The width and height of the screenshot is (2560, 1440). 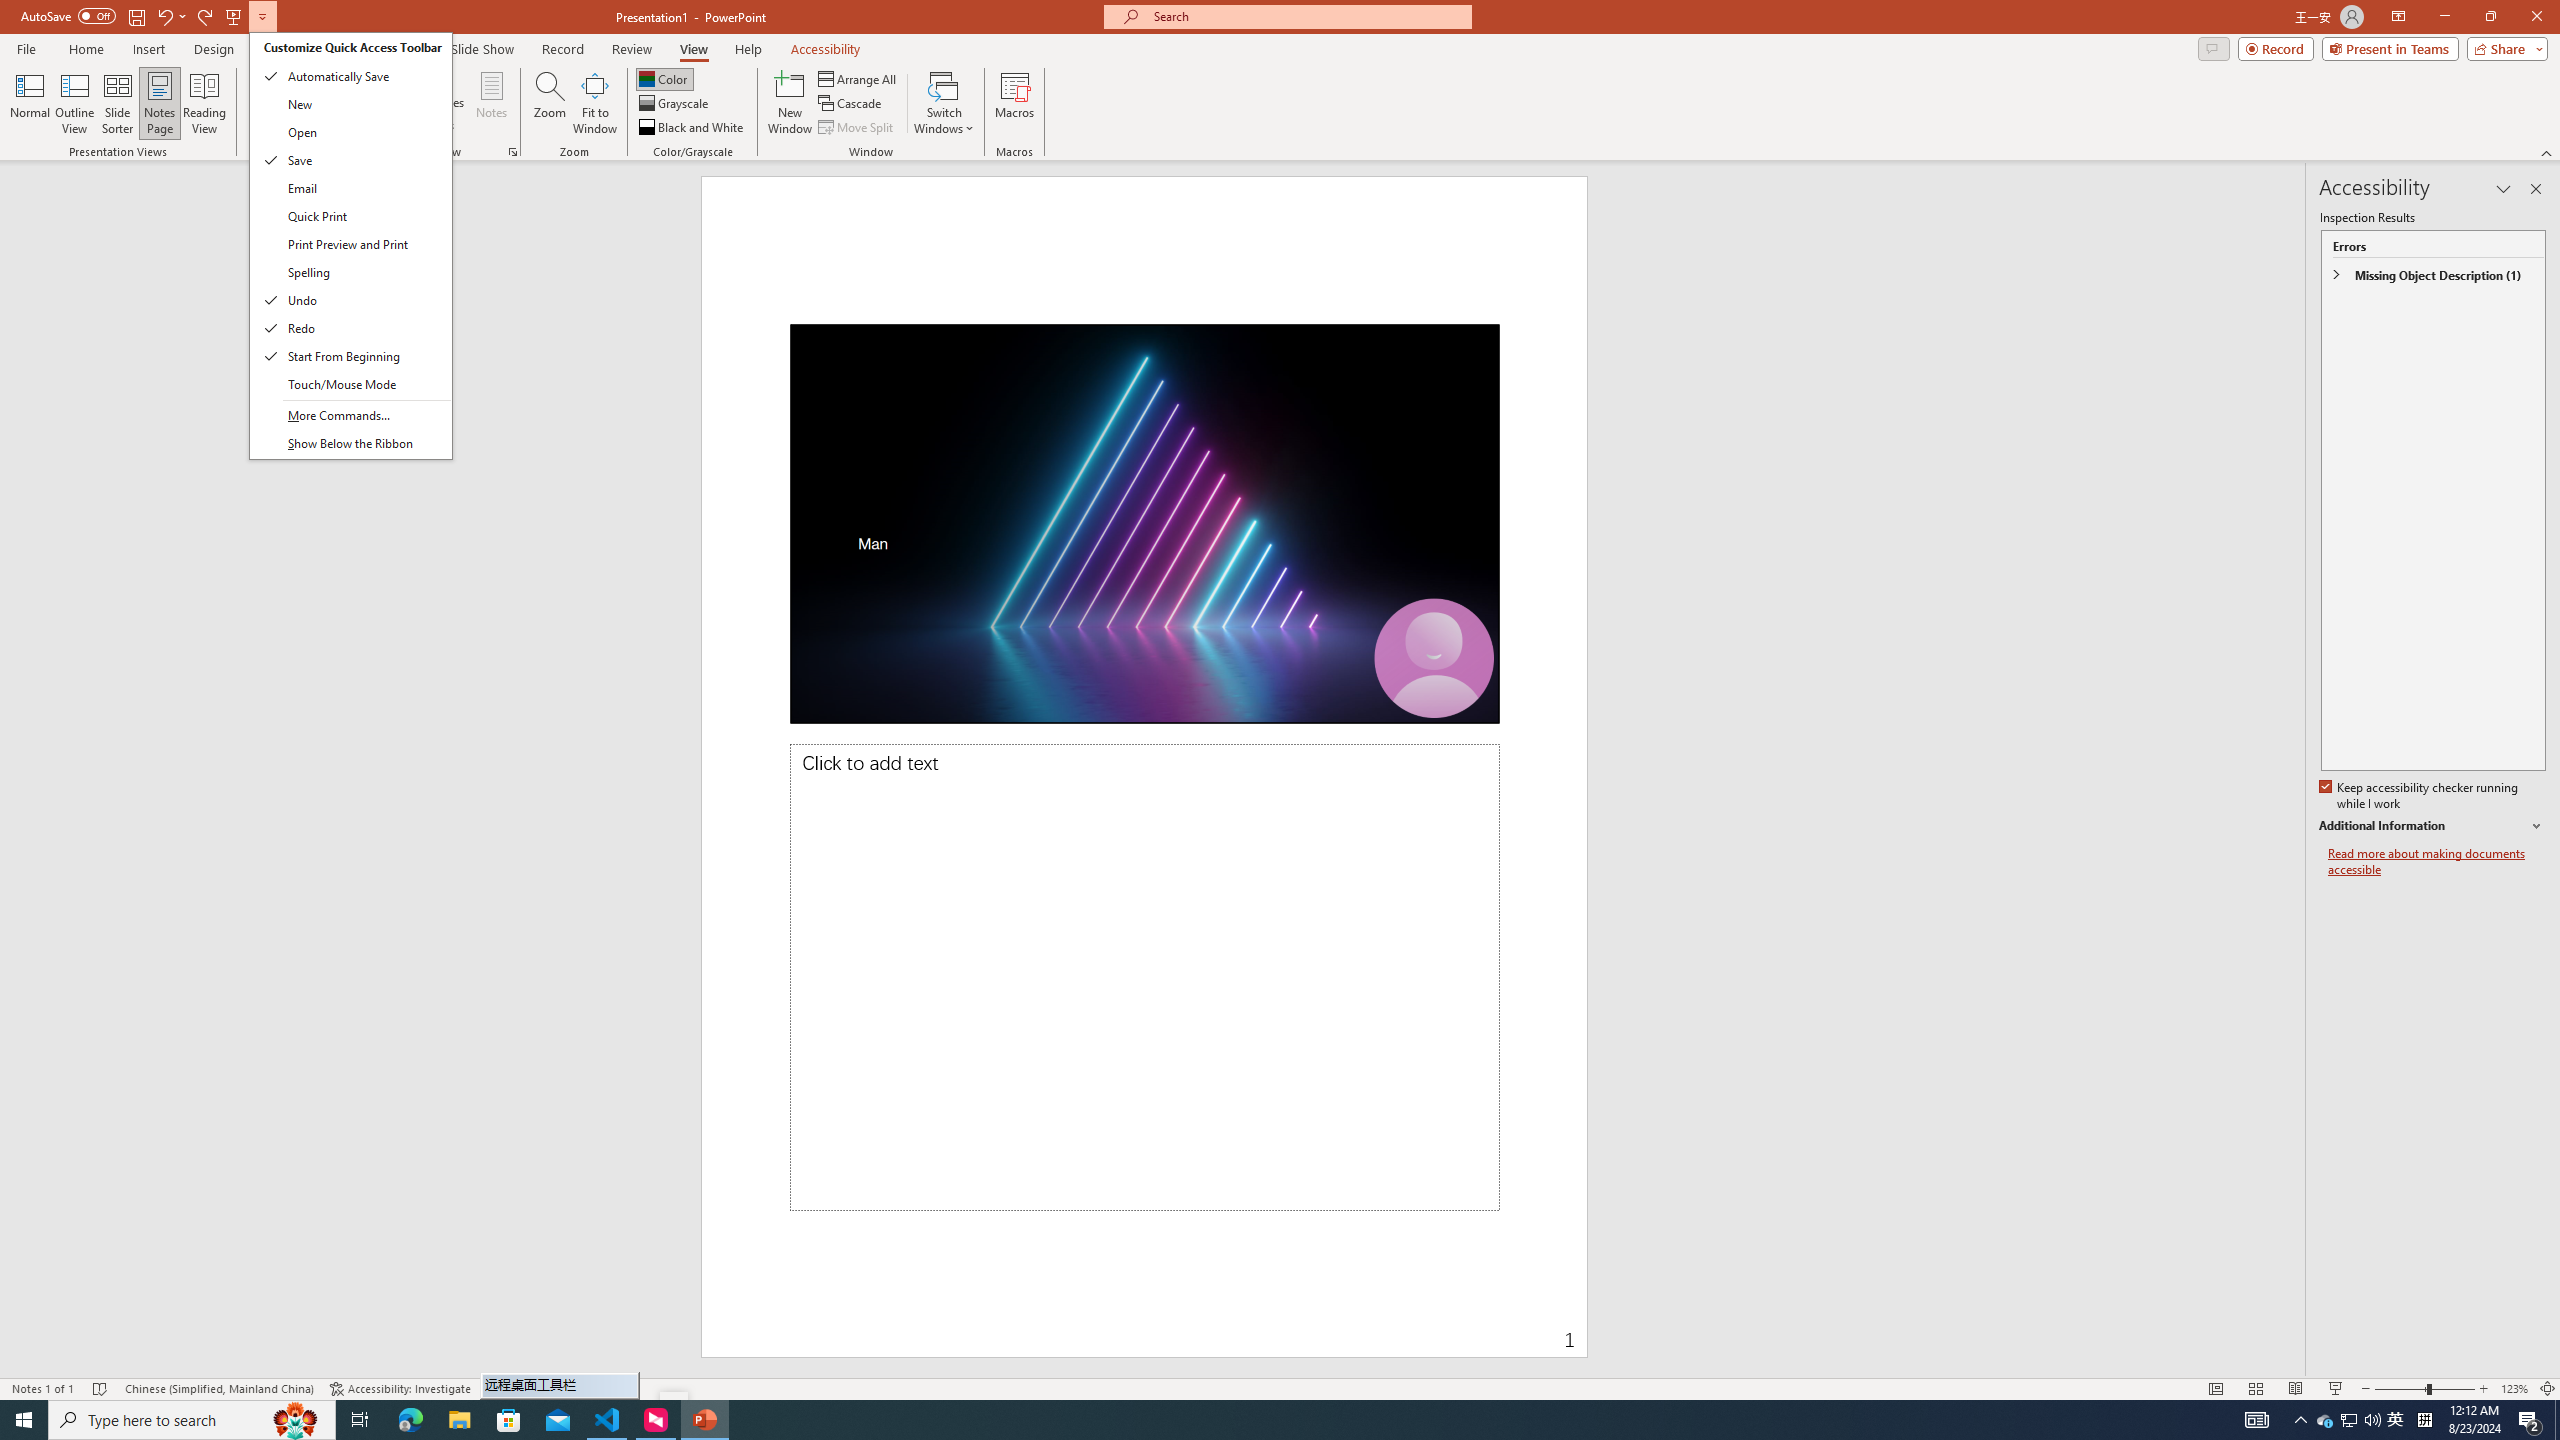 I want to click on 'Arrange All', so click(x=857, y=78).